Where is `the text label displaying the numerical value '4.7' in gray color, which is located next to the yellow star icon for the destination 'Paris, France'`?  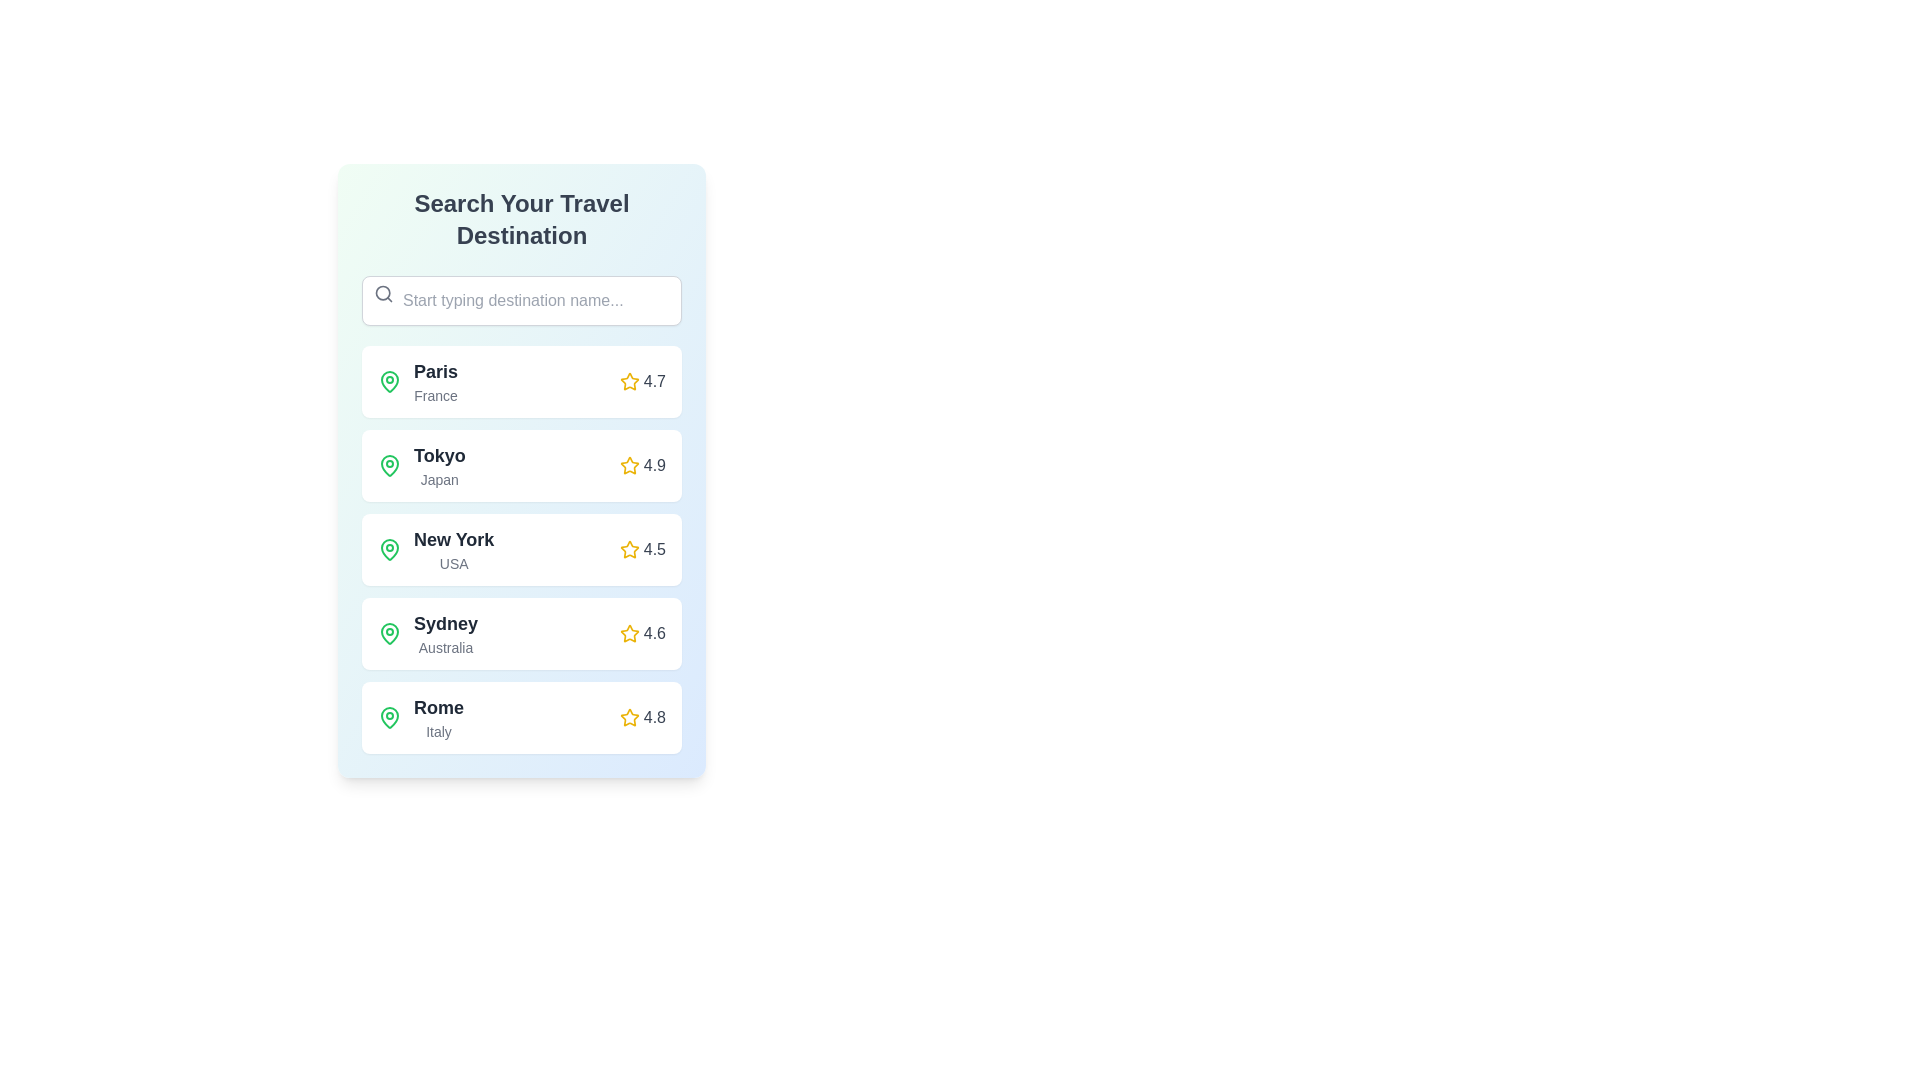
the text label displaying the numerical value '4.7' in gray color, which is located next to the yellow star icon for the destination 'Paris, France' is located at coordinates (654, 381).